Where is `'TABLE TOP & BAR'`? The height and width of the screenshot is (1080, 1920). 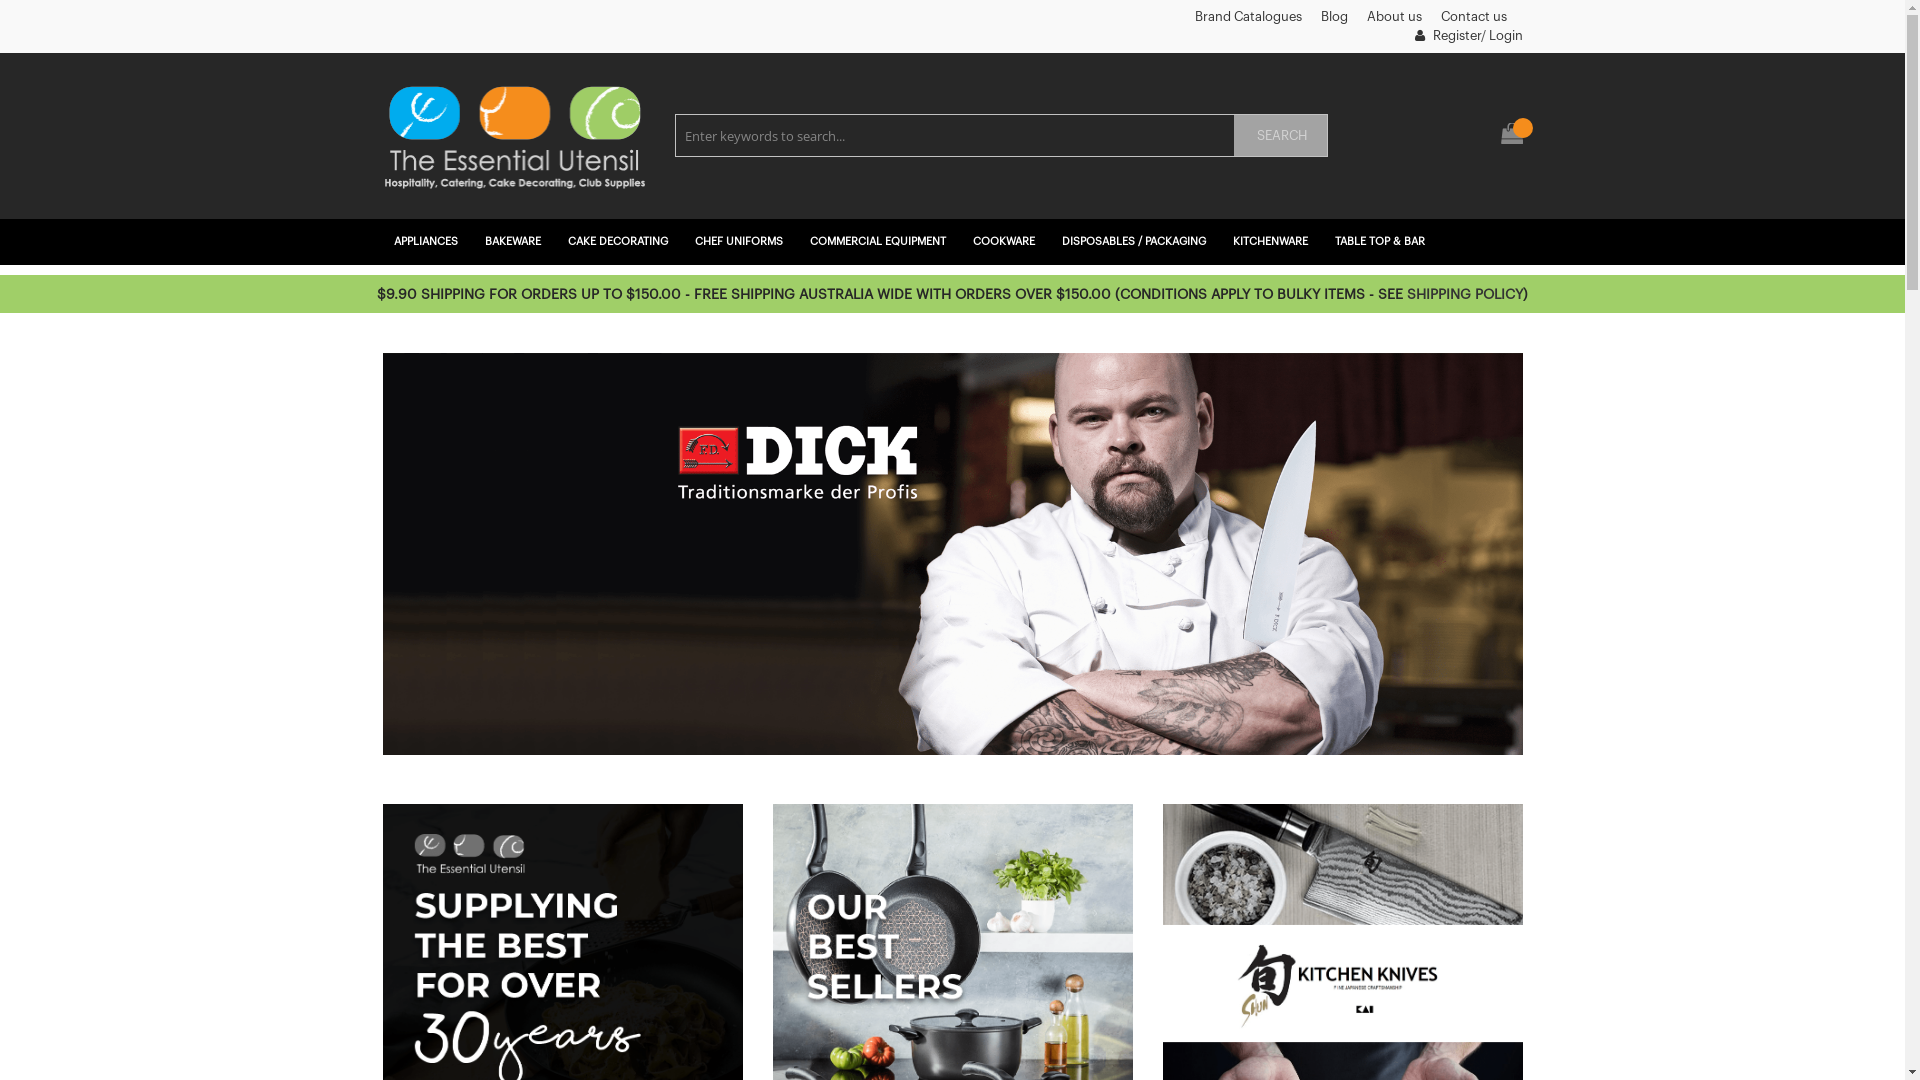
'TABLE TOP & BAR' is located at coordinates (1381, 241).